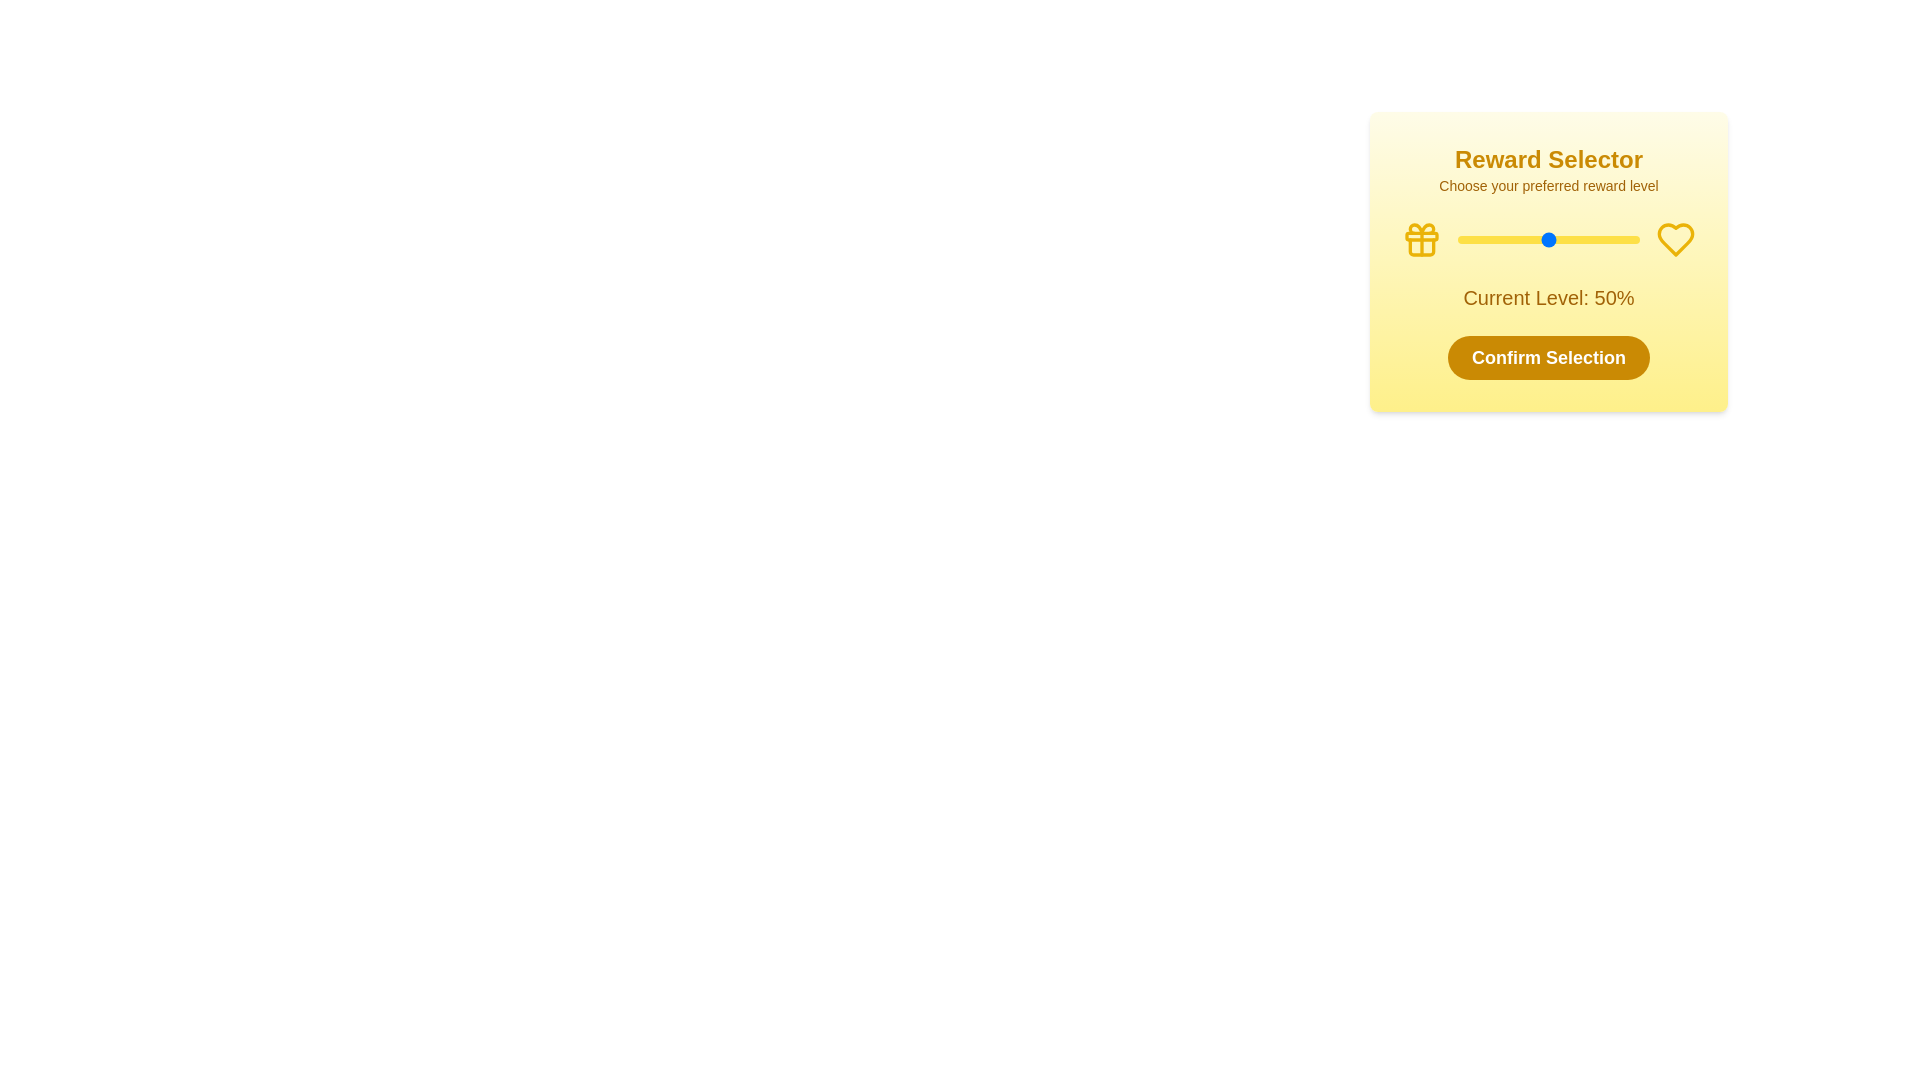  What do you see at coordinates (1623, 238) in the screenshot?
I see `the reward level` at bounding box center [1623, 238].